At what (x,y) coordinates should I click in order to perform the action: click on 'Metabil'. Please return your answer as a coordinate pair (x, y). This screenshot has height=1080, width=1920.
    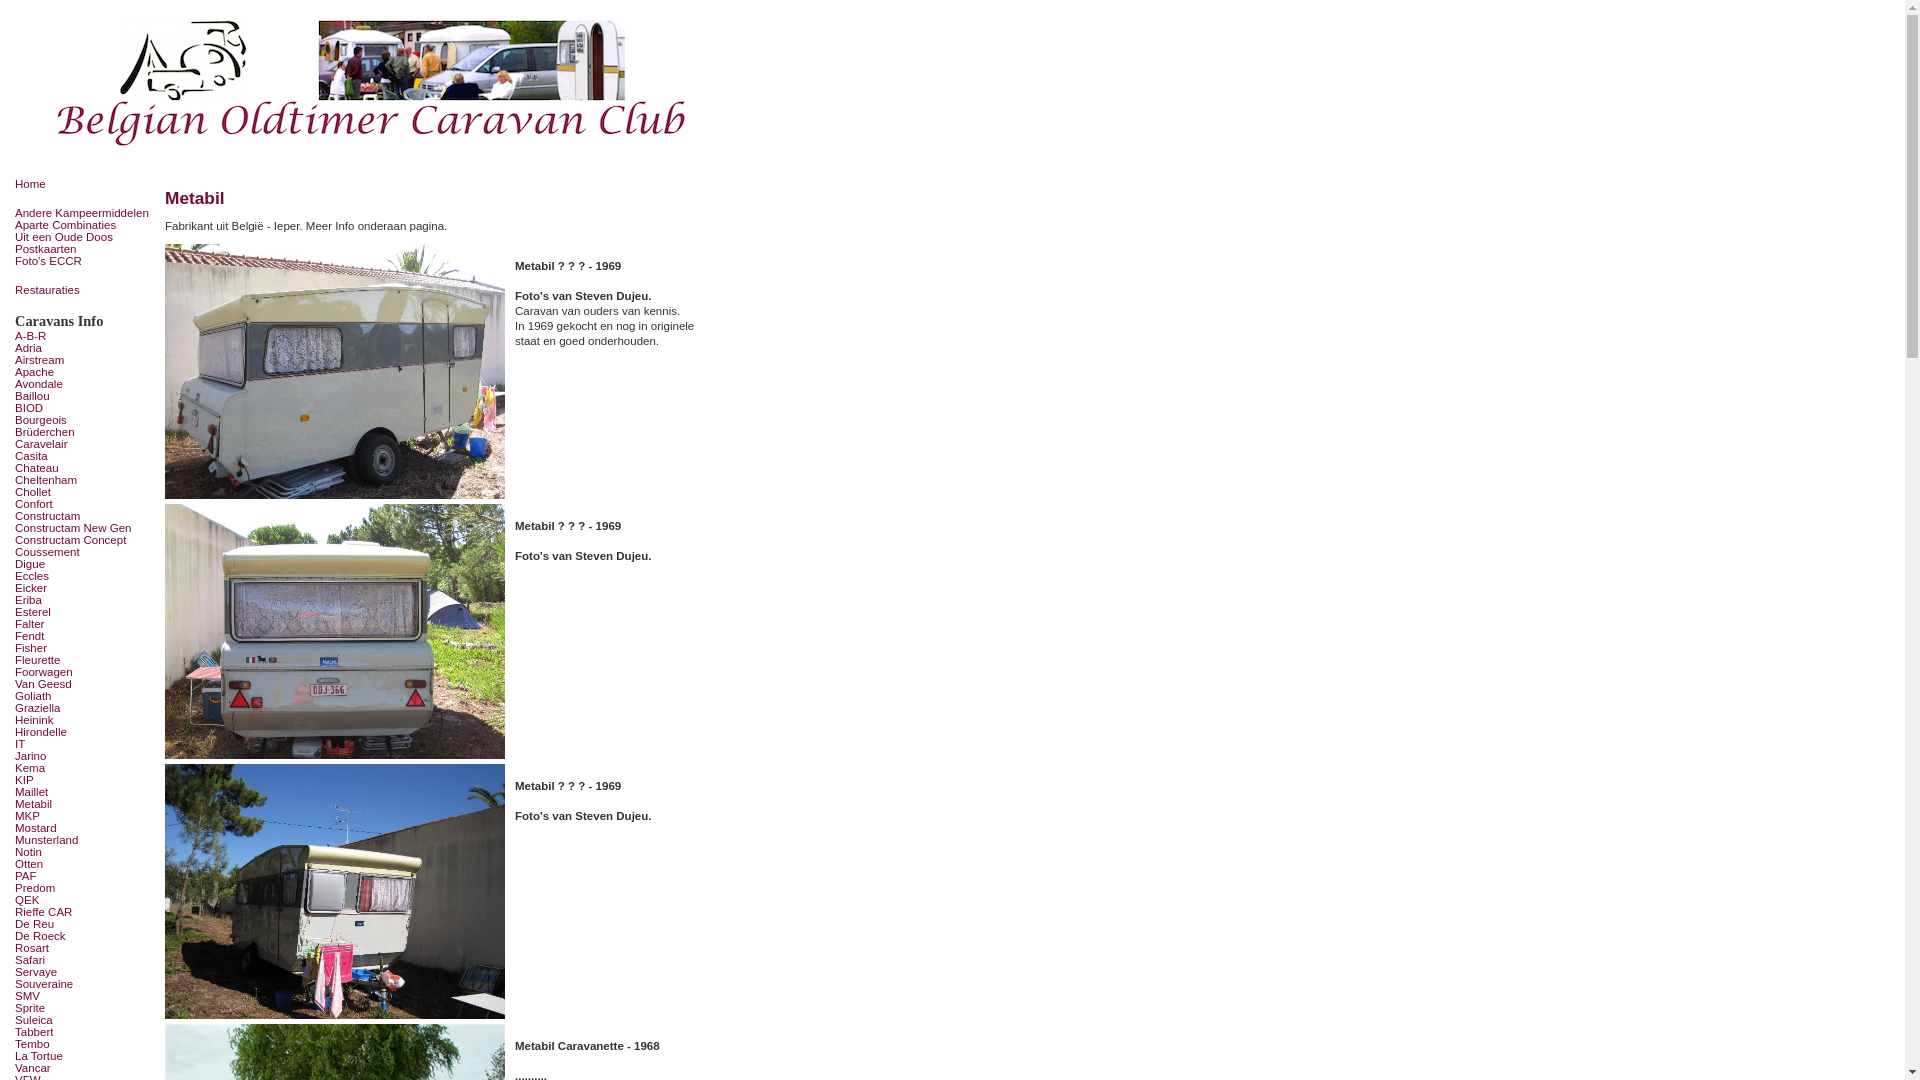
    Looking at the image, I should click on (84, 802).